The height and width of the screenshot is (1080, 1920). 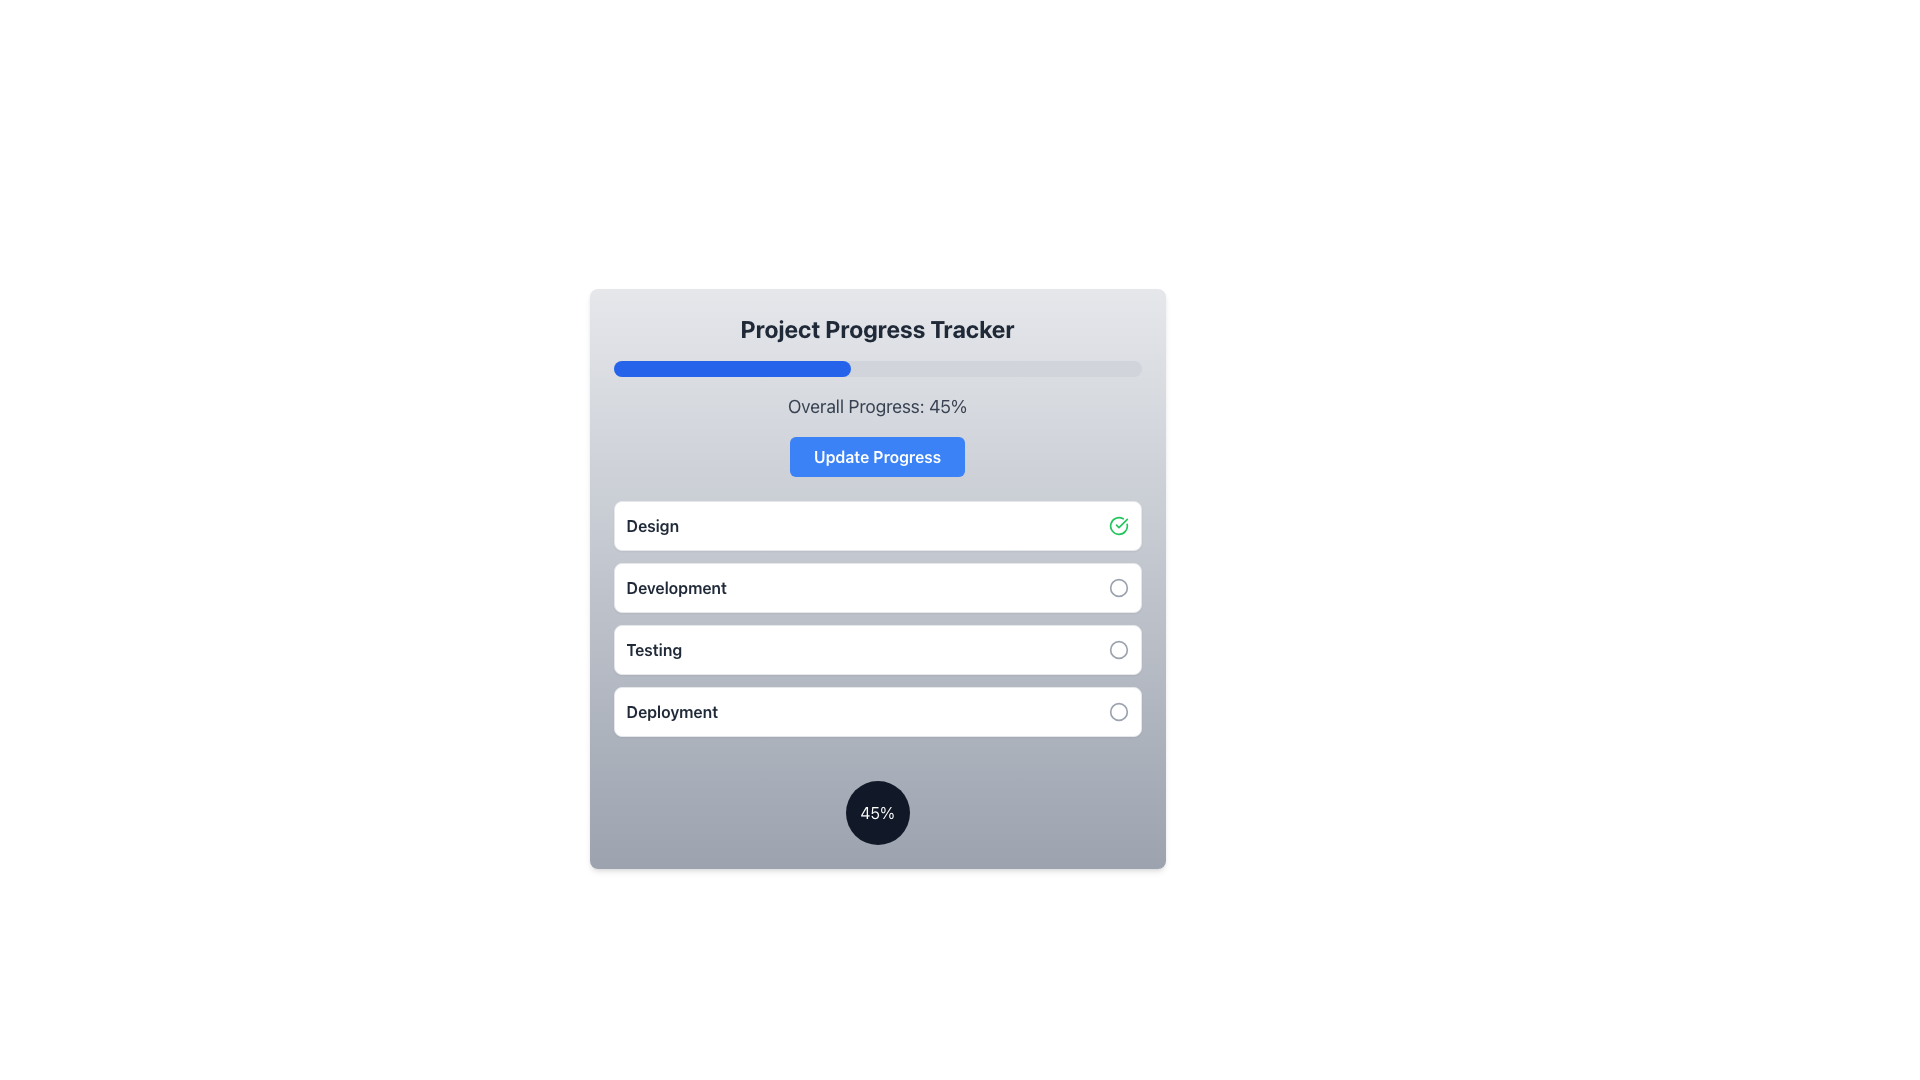 What do you see at coordinates (676, 586) in the screenshot?
I see `the text label reading 'Development', which is styled with a bold font and dark gray color, located in a white rectangular box with rounded corners` at bounding box center [676, 586].